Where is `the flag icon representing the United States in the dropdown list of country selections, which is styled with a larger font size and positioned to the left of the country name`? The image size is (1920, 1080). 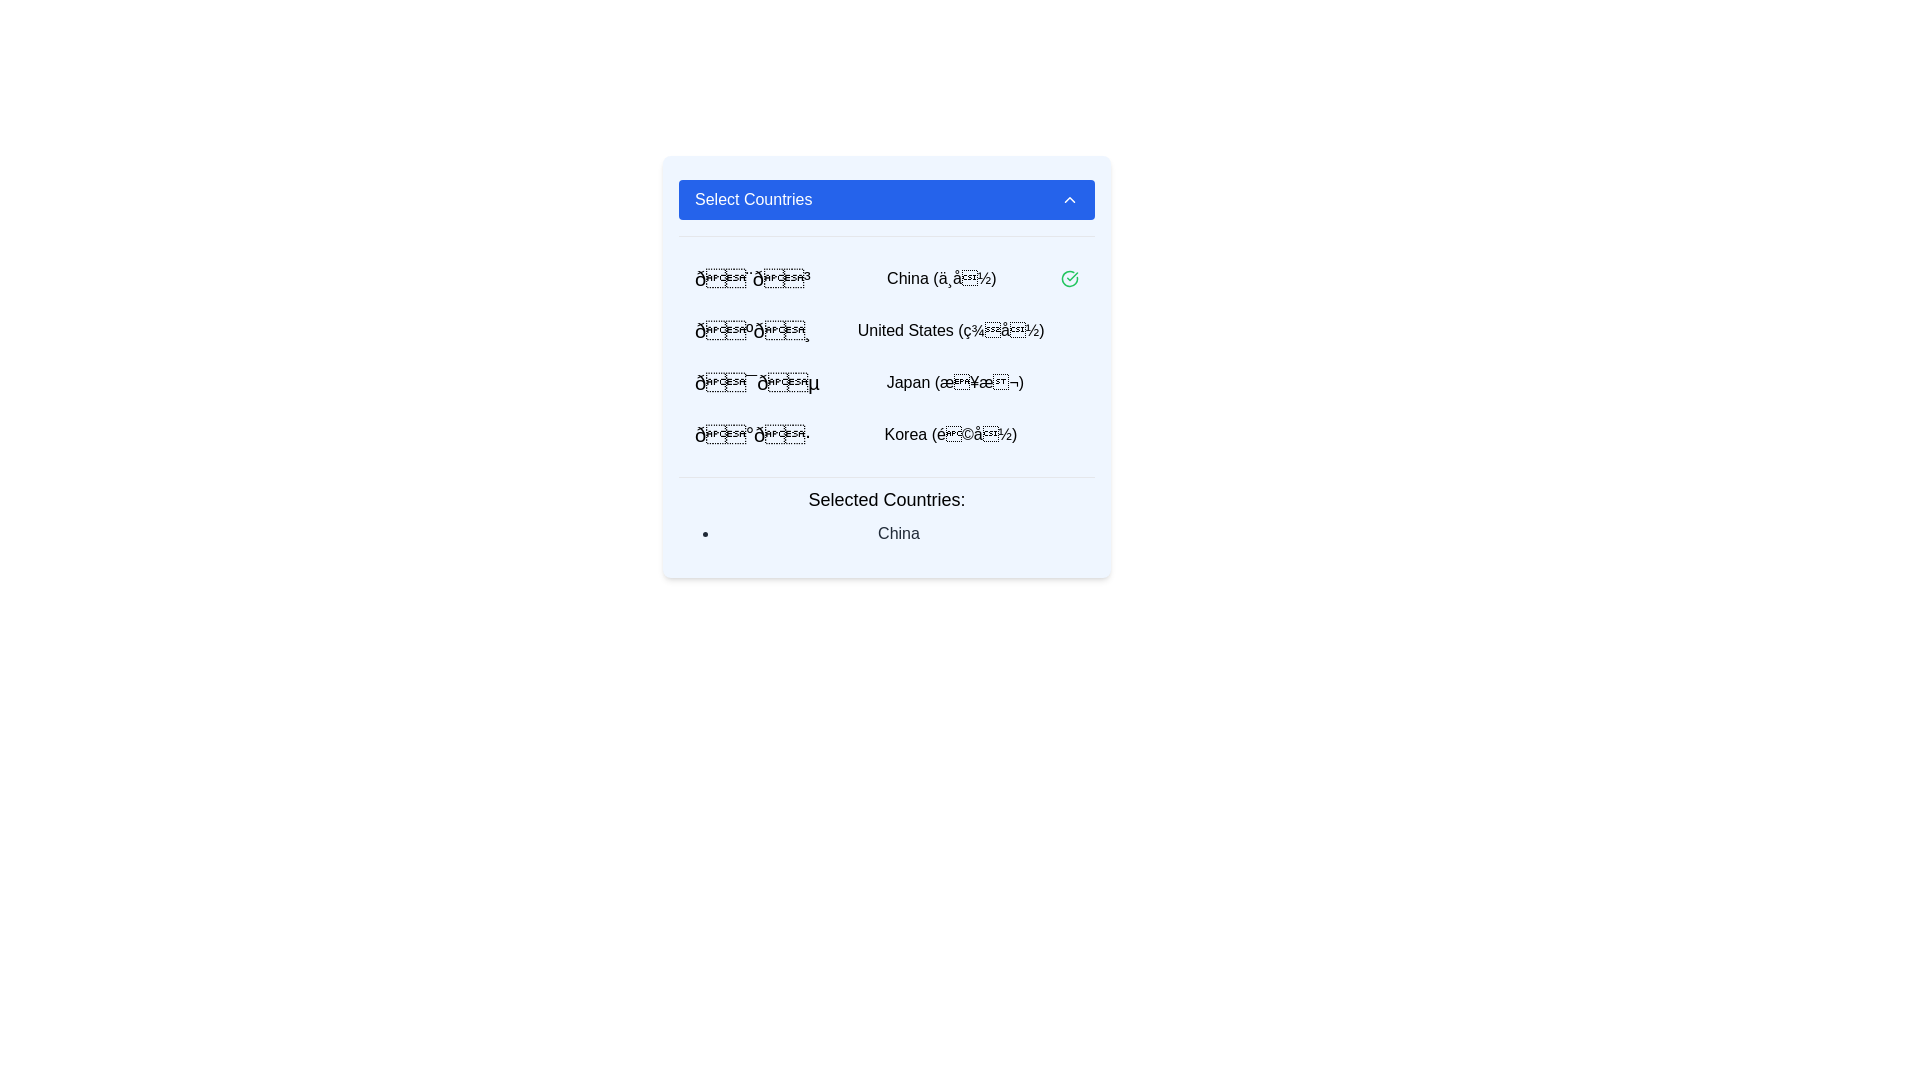 the flag icon representing the United States in the dropdown list of country selections, which is styled with a larger font size and positioned to the left of the country name is located at coordinates (752, 330).